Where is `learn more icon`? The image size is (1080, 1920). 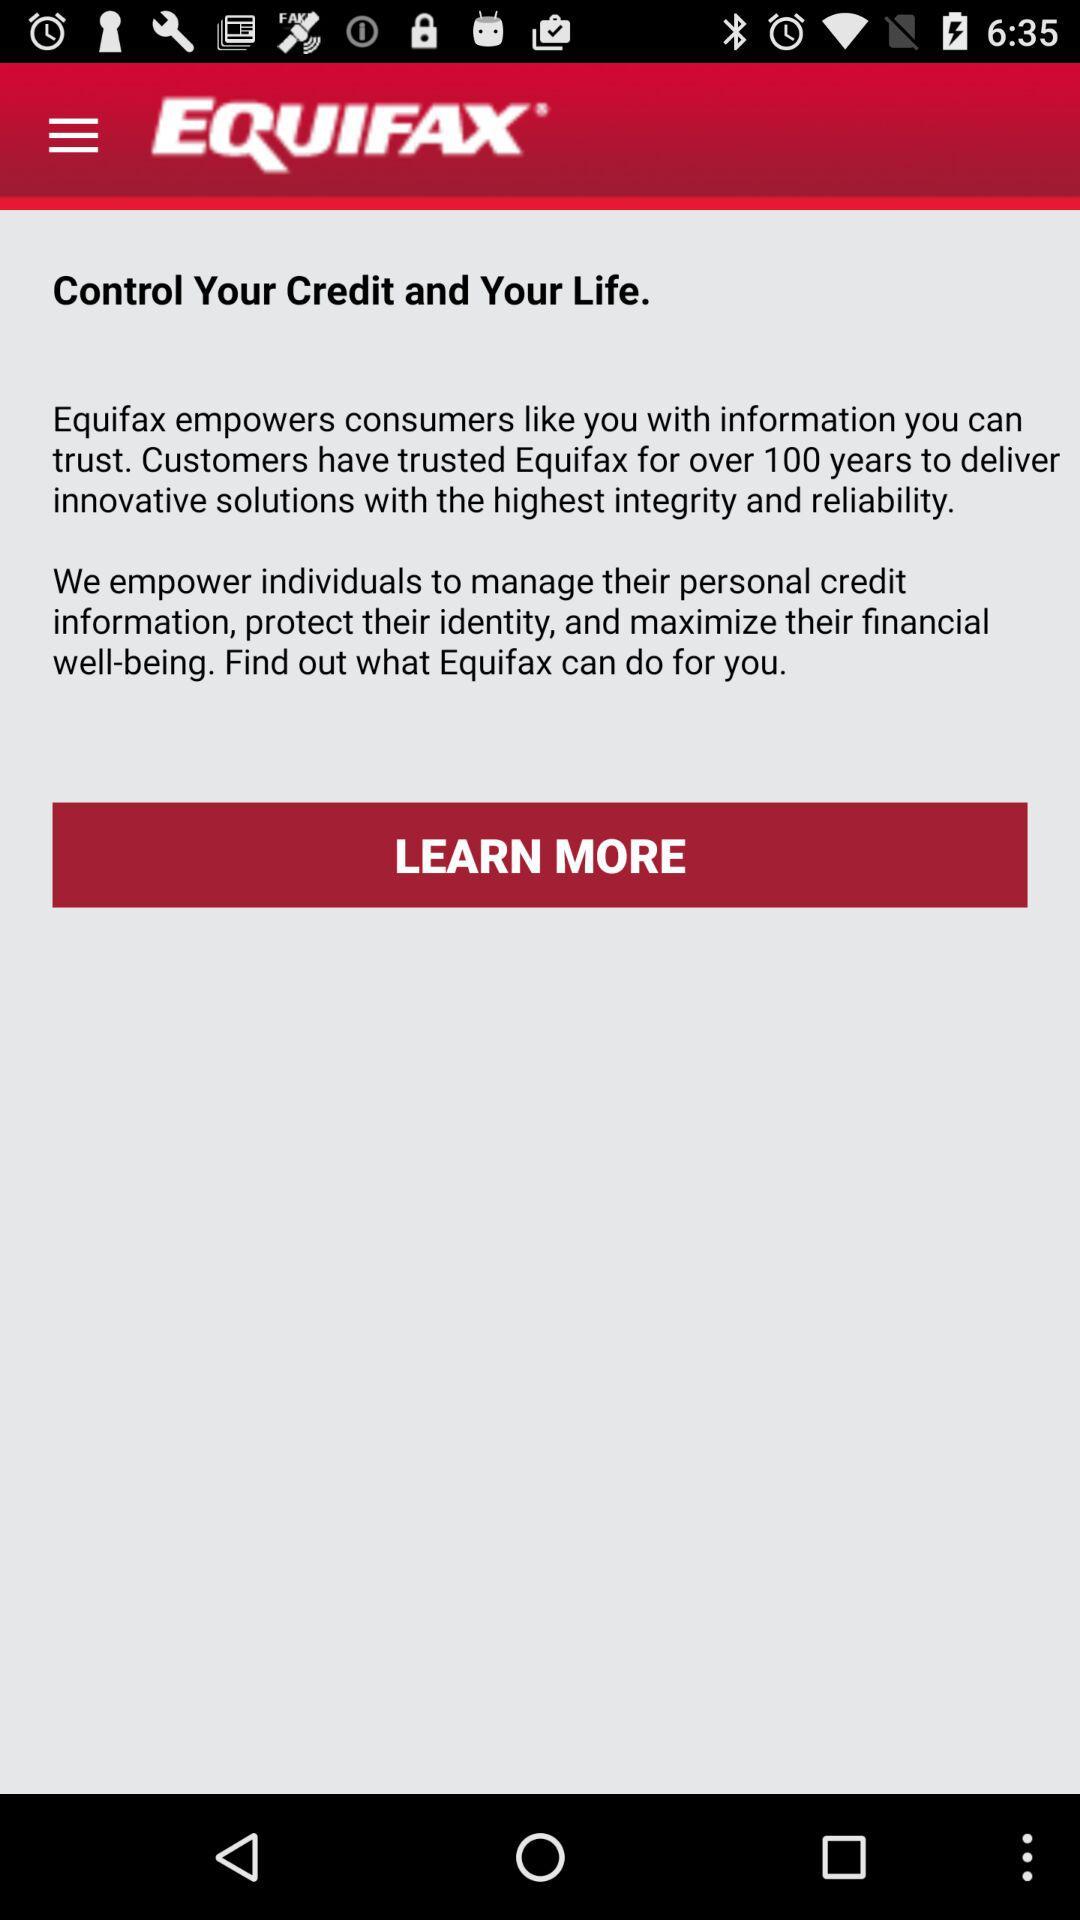
learn more icon is located at coordinates (540, 854).